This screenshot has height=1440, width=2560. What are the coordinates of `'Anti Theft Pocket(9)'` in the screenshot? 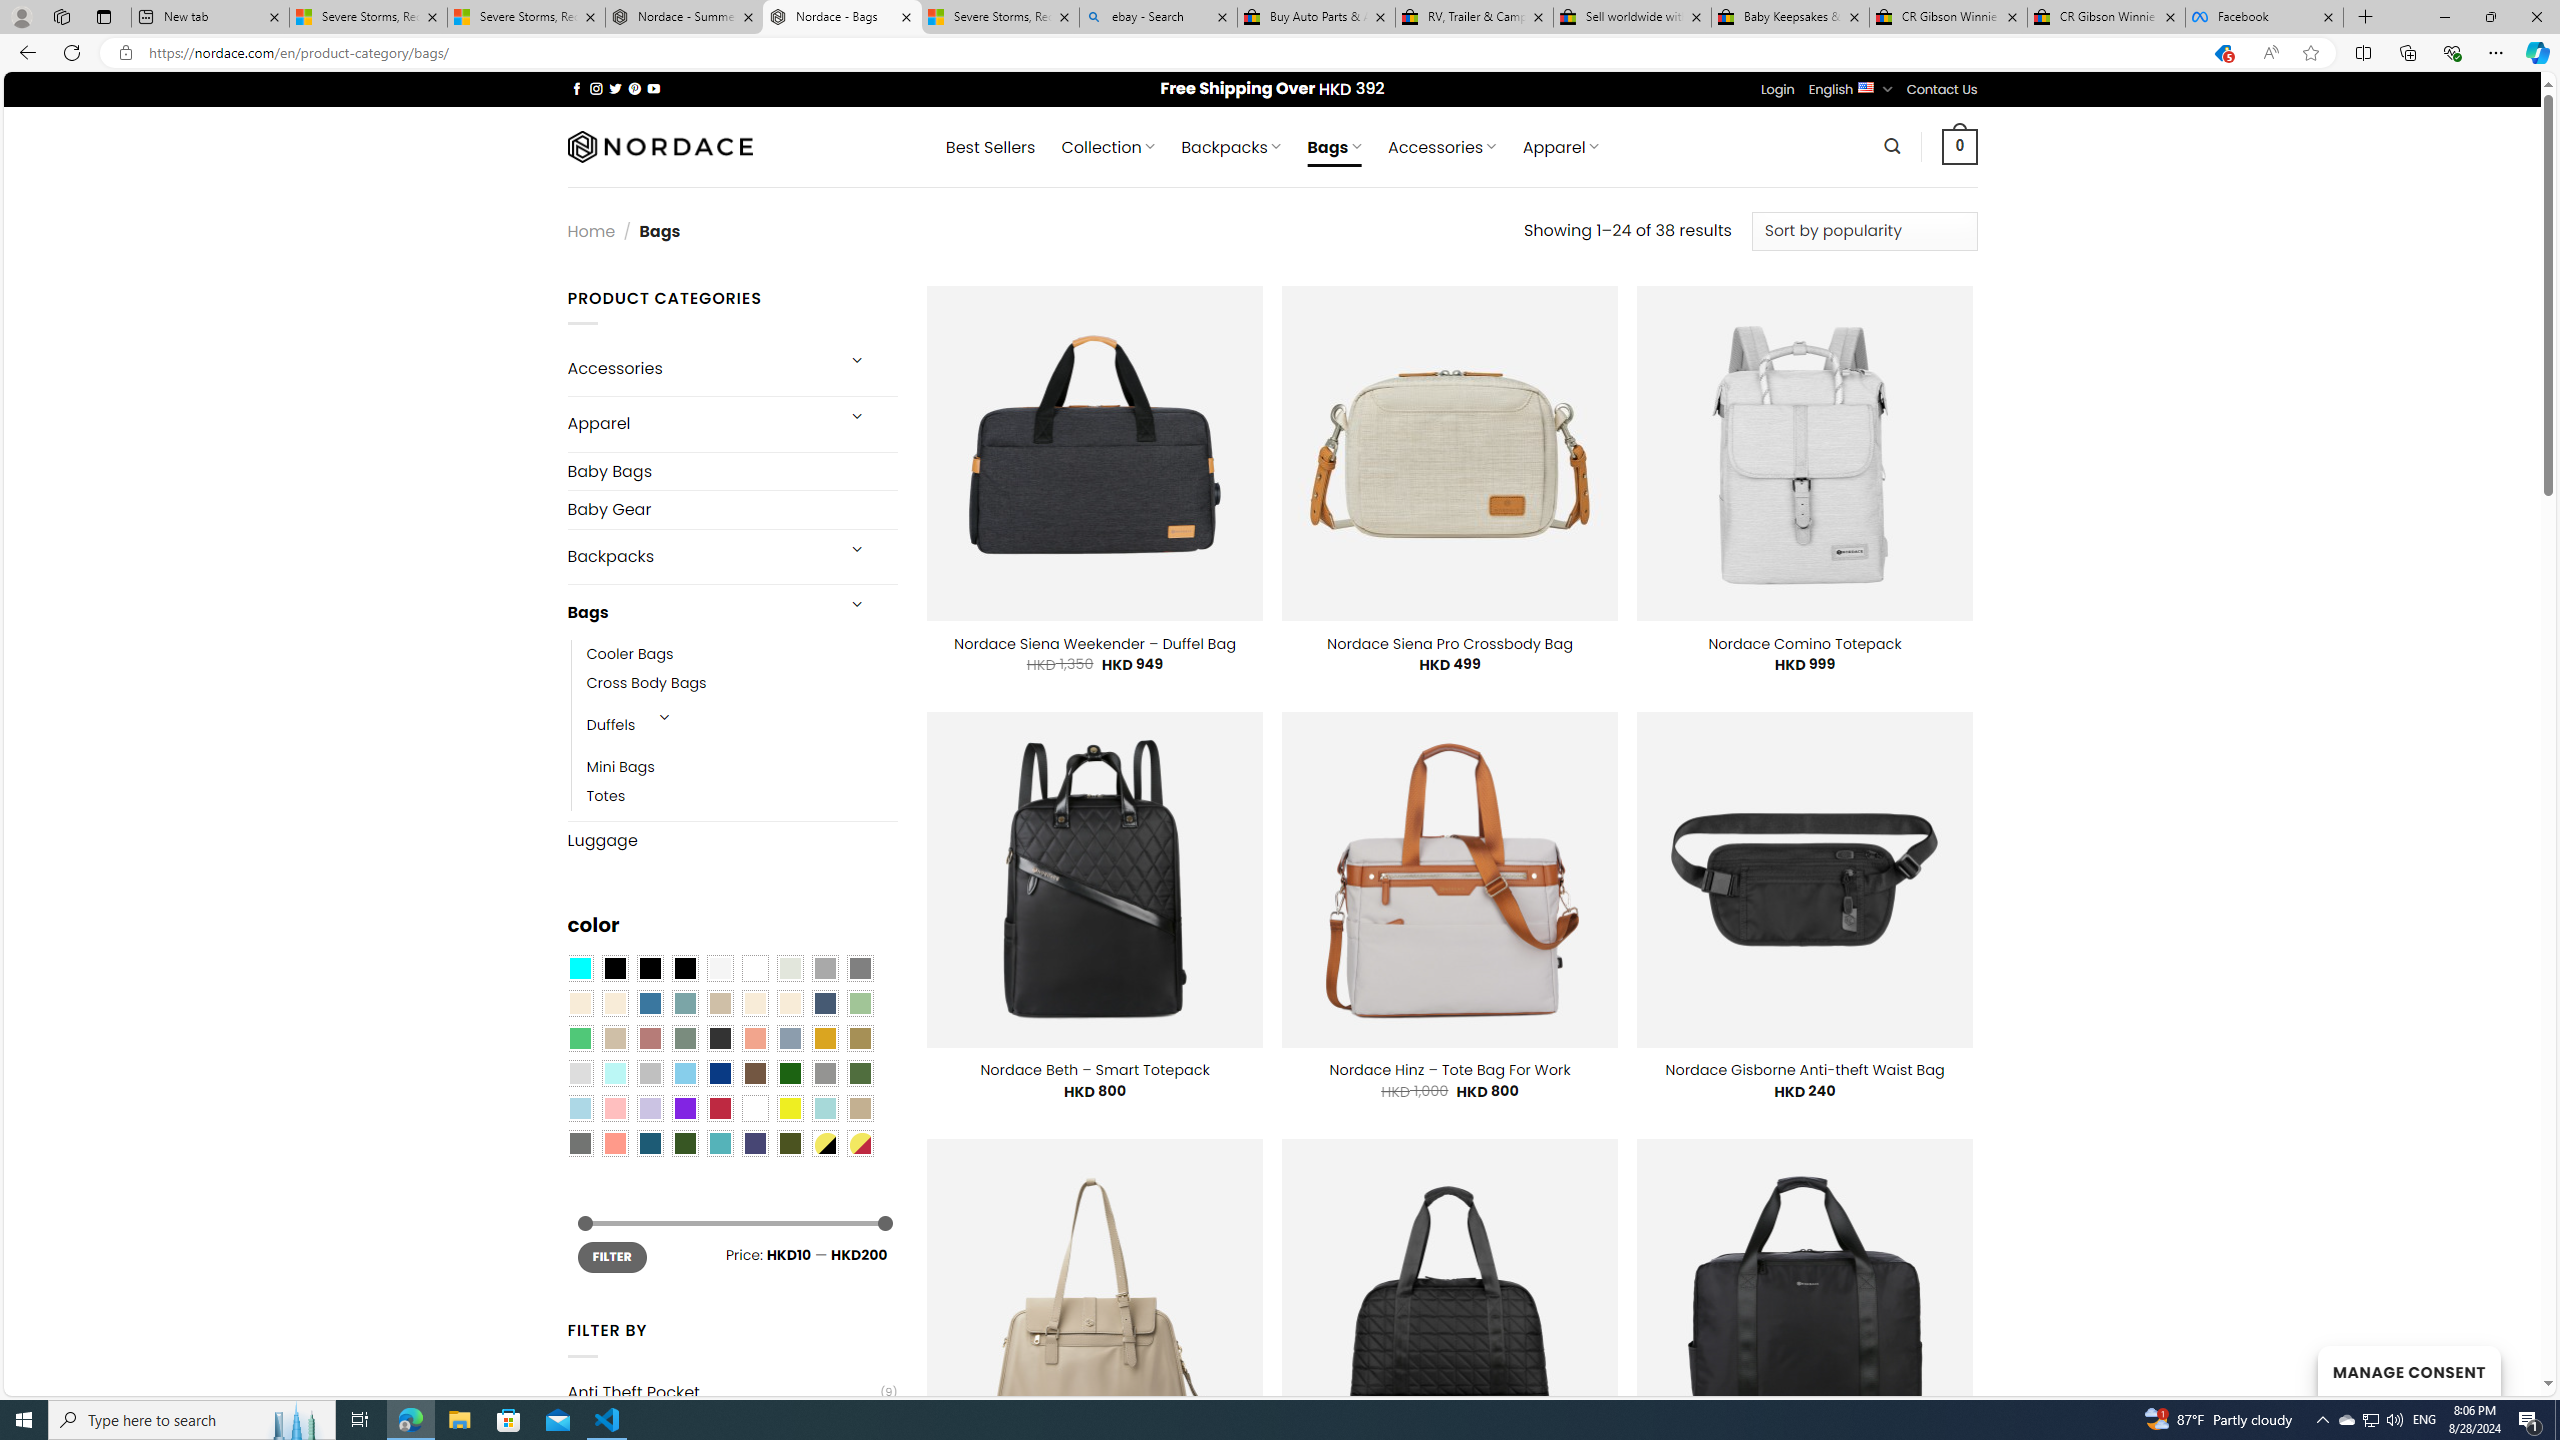 It's located at (731, 1391).